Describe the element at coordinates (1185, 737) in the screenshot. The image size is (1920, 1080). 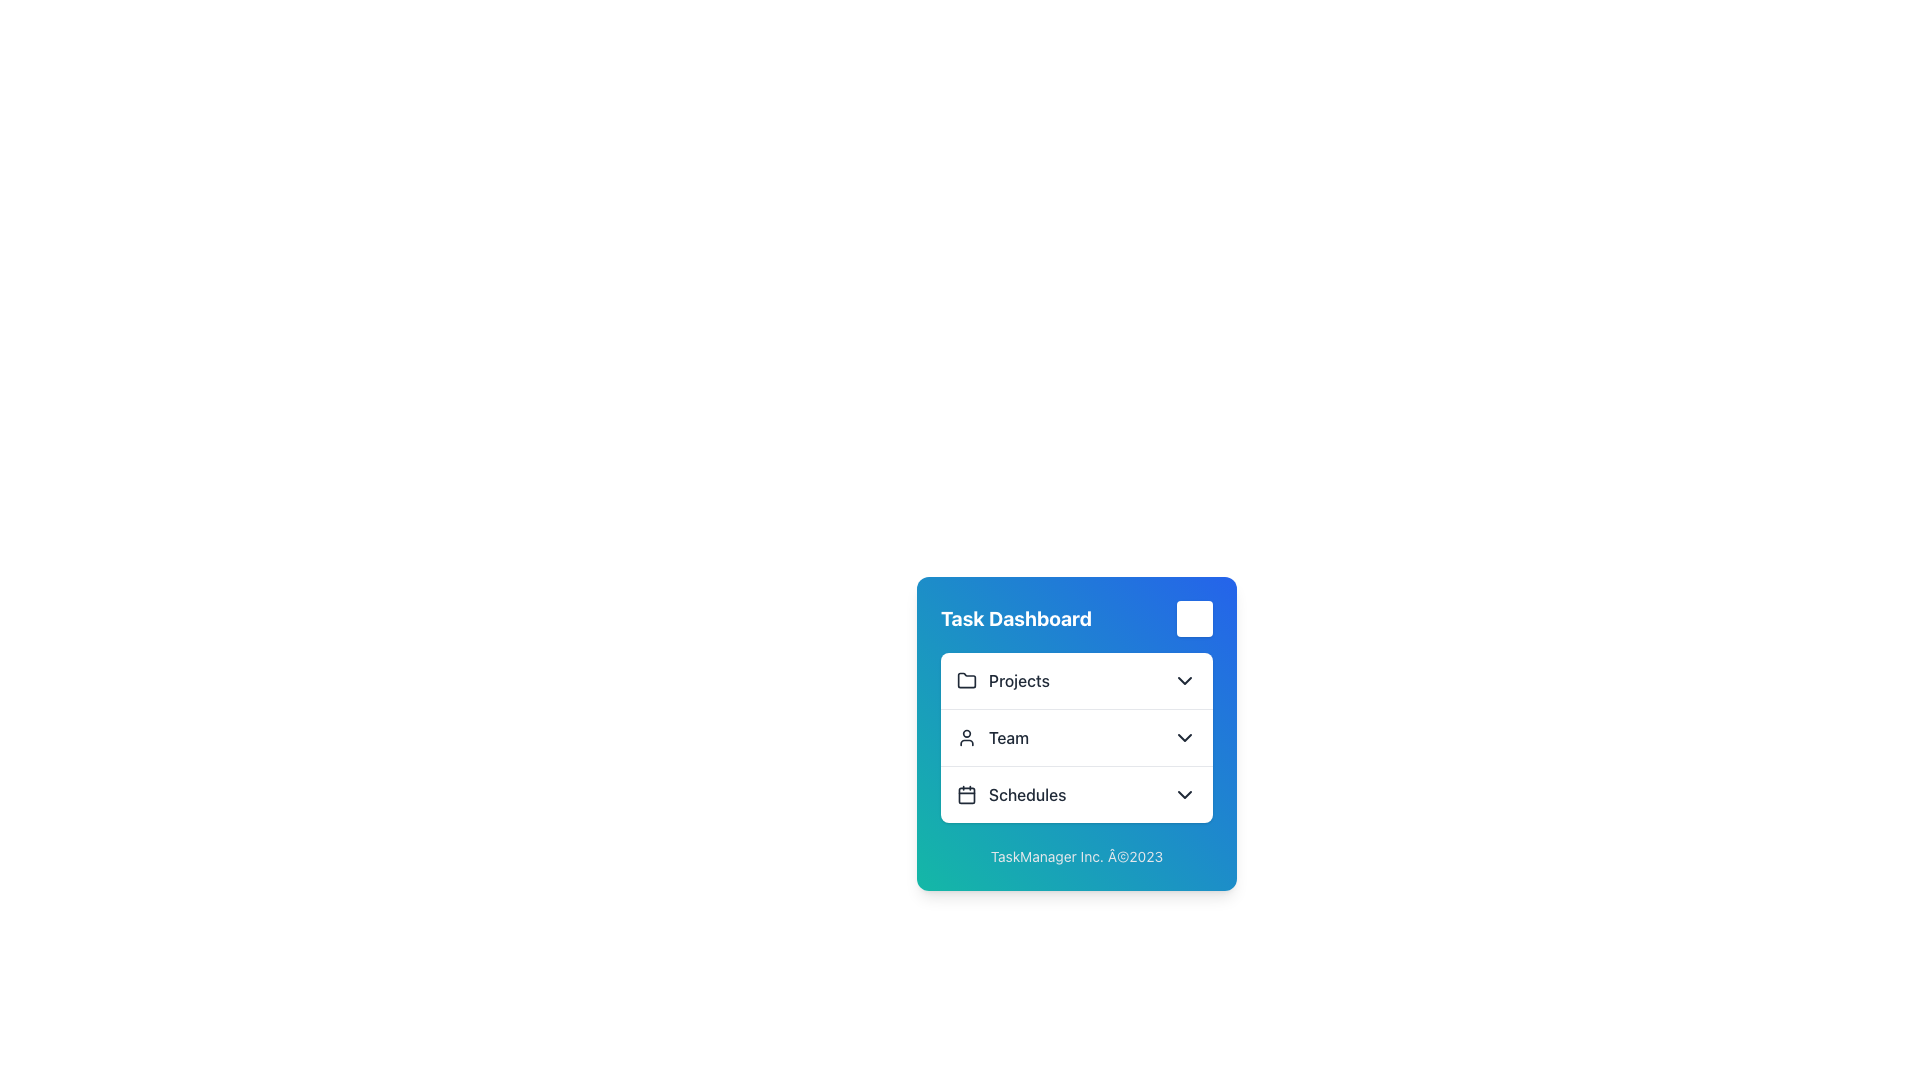
I see `the downward-pointing arrow icon (Dropdown Indicator Icon) located to the right of the 'Team' entry to potentially reveal a tooltip` at that location.